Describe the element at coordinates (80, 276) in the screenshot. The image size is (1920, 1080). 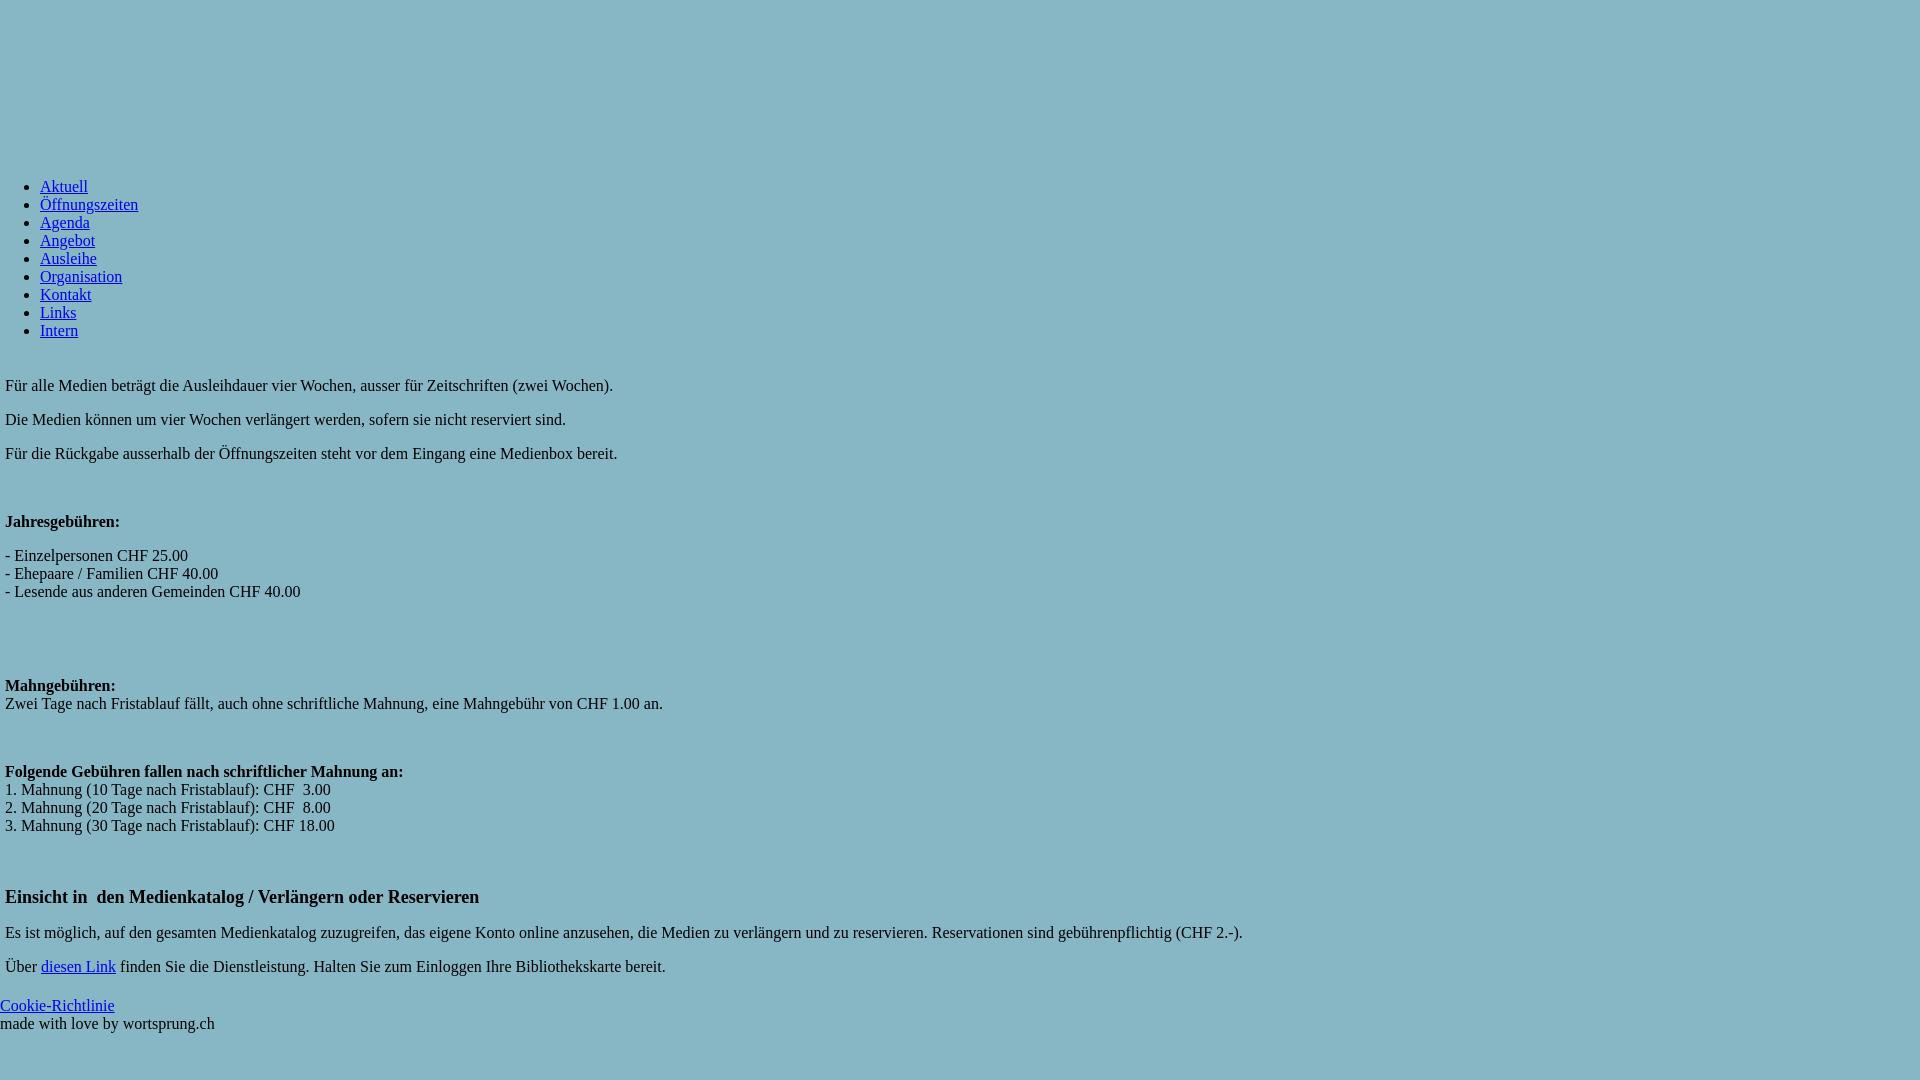
I see `'Organisation'` at that location.